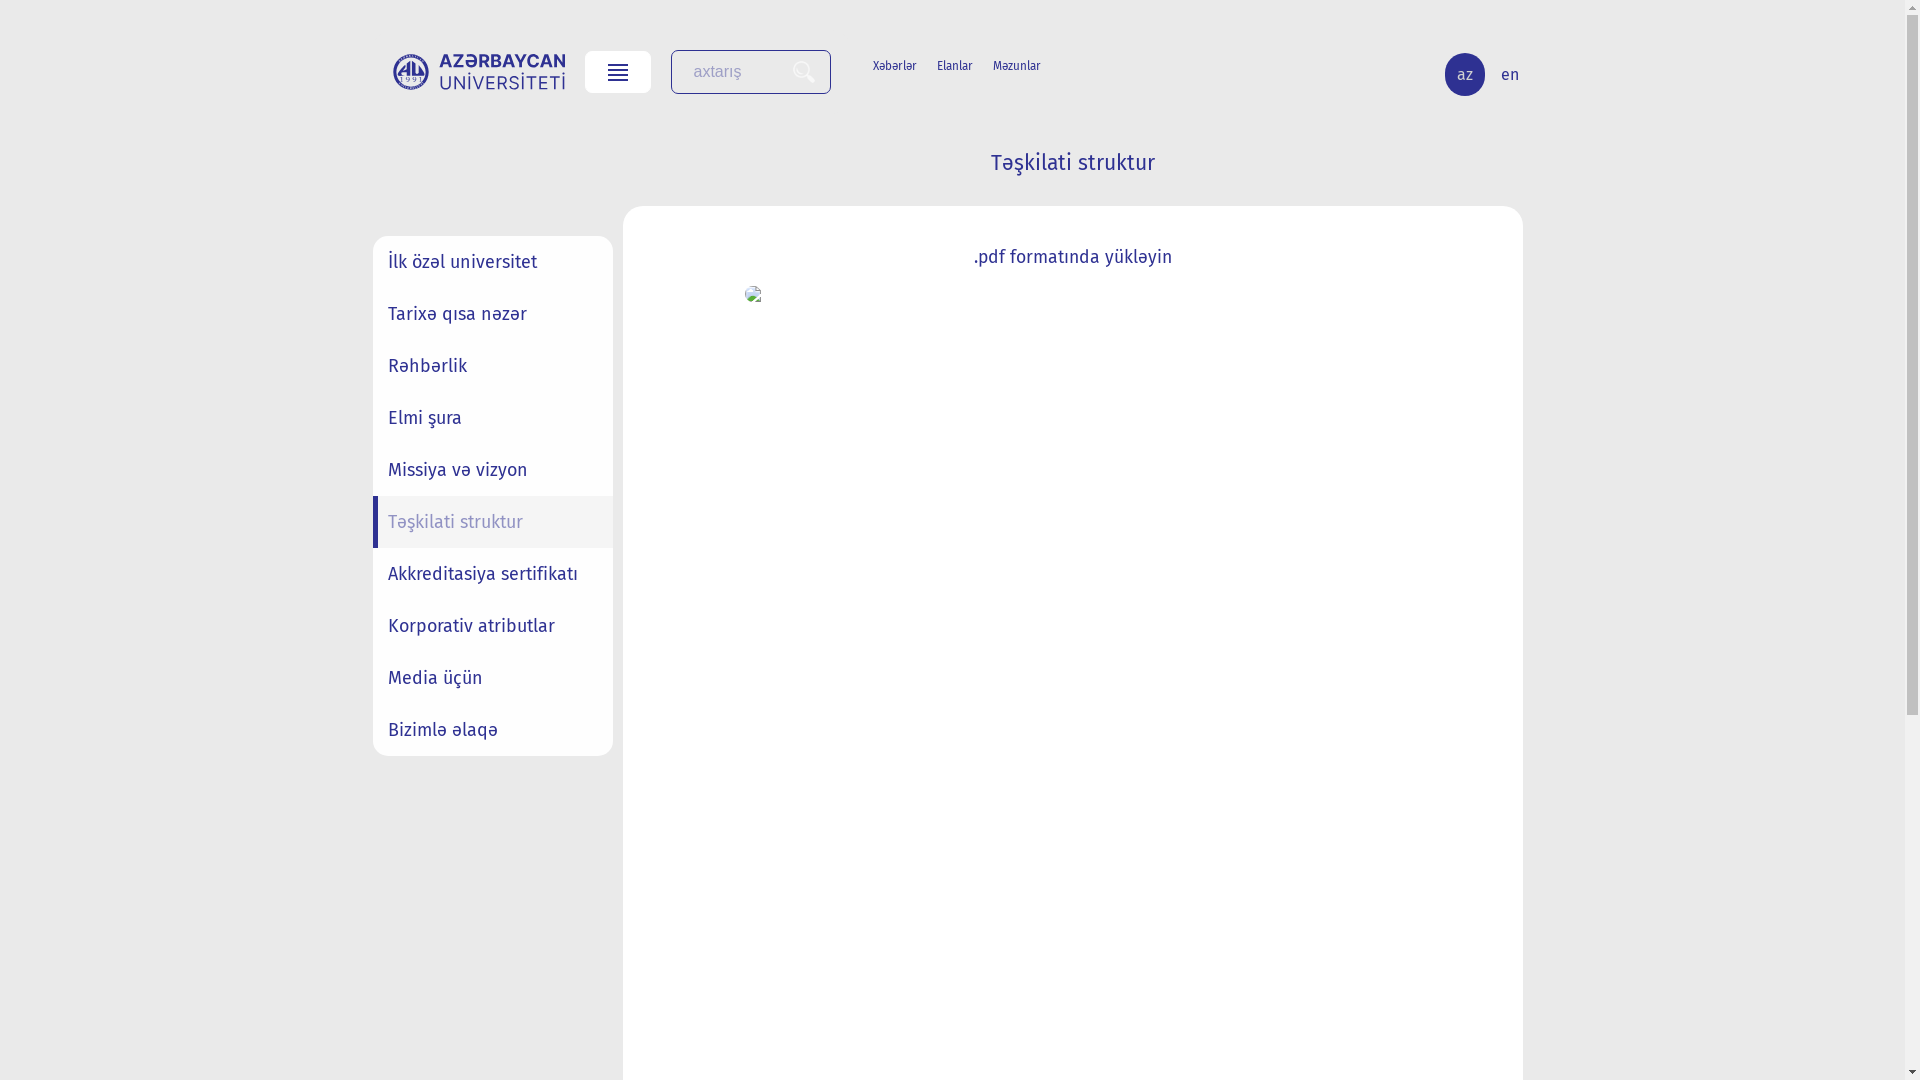 This screenshot has height=1080, width=1920. What do you see at coordinates (1464, 73) in the screenshot?
I see `'az'` at bounding box center [1464, 73].